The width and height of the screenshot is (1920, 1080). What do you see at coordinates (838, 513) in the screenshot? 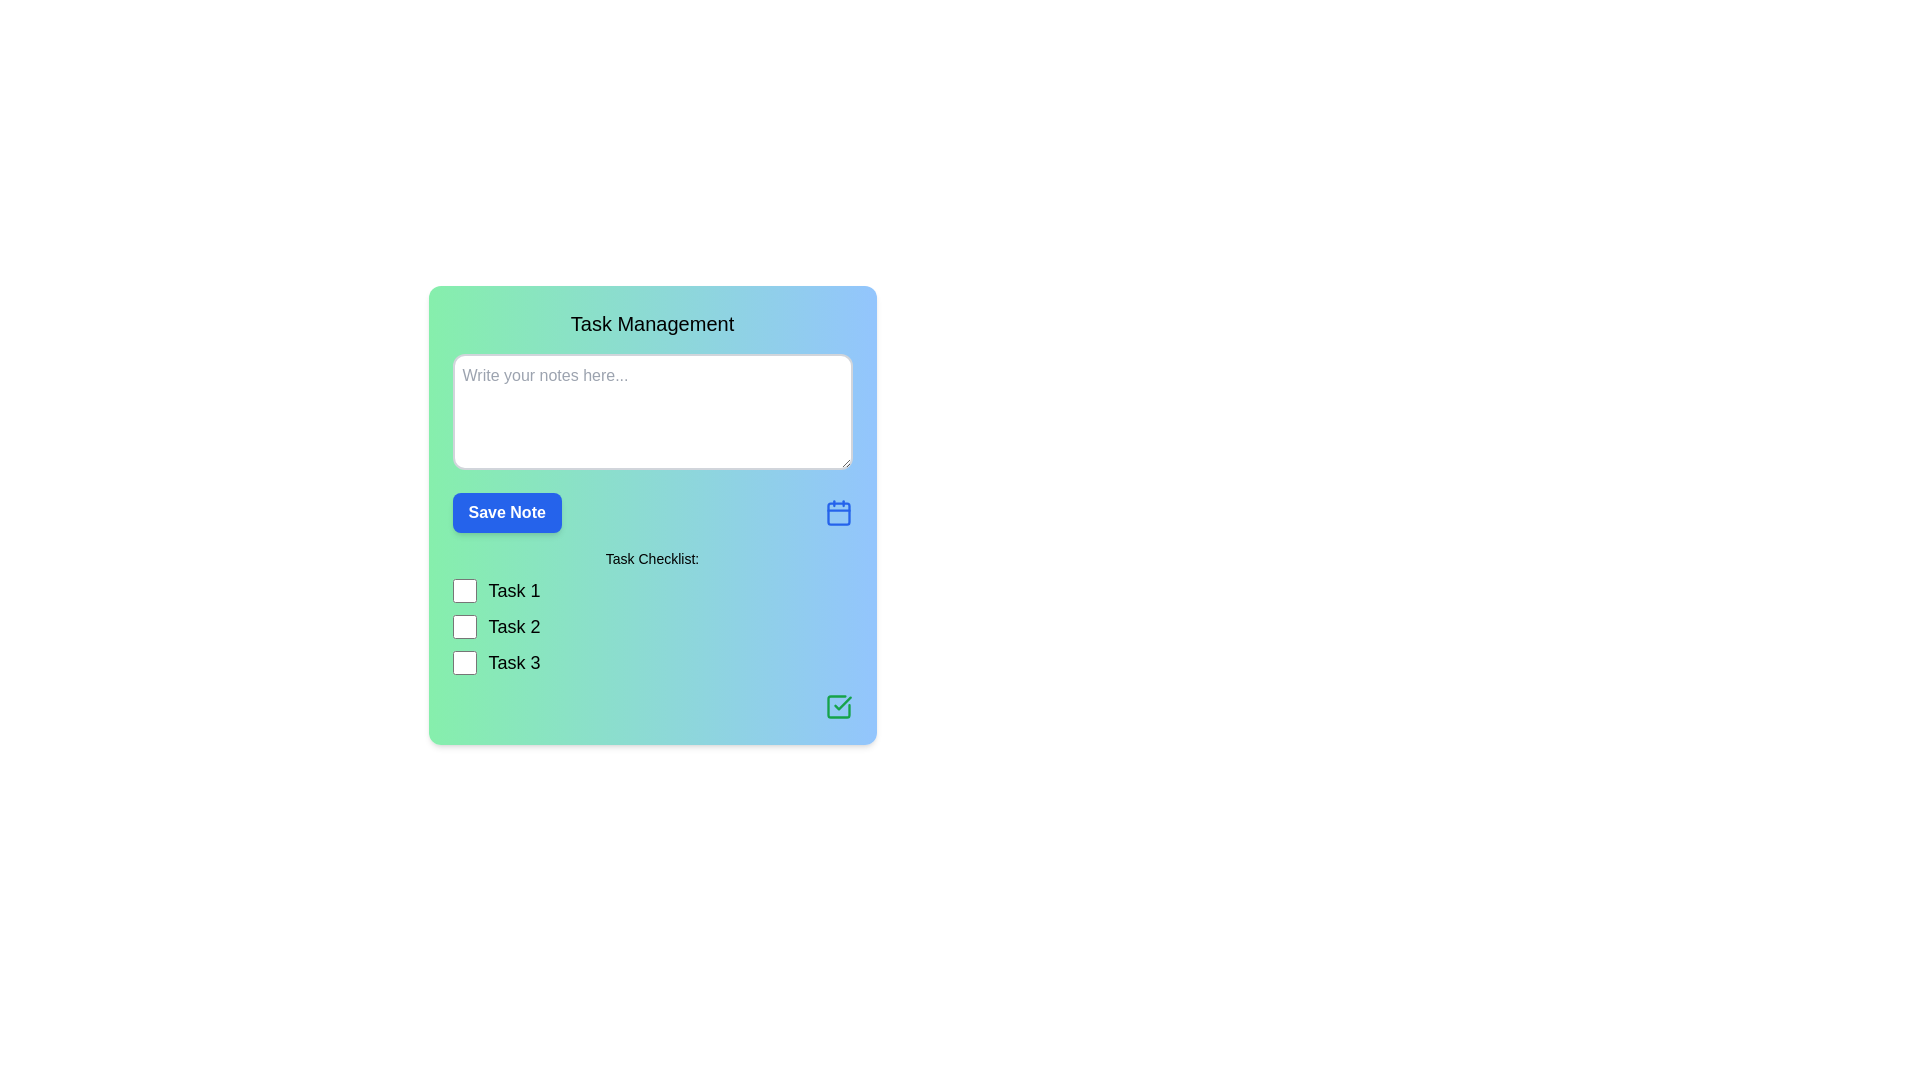
I see `the SVG Rectangle that forms the main inner body of the calendar icon located near the top right of the interface above the 'Task Checklist.'` at bounding box center [838, 513].